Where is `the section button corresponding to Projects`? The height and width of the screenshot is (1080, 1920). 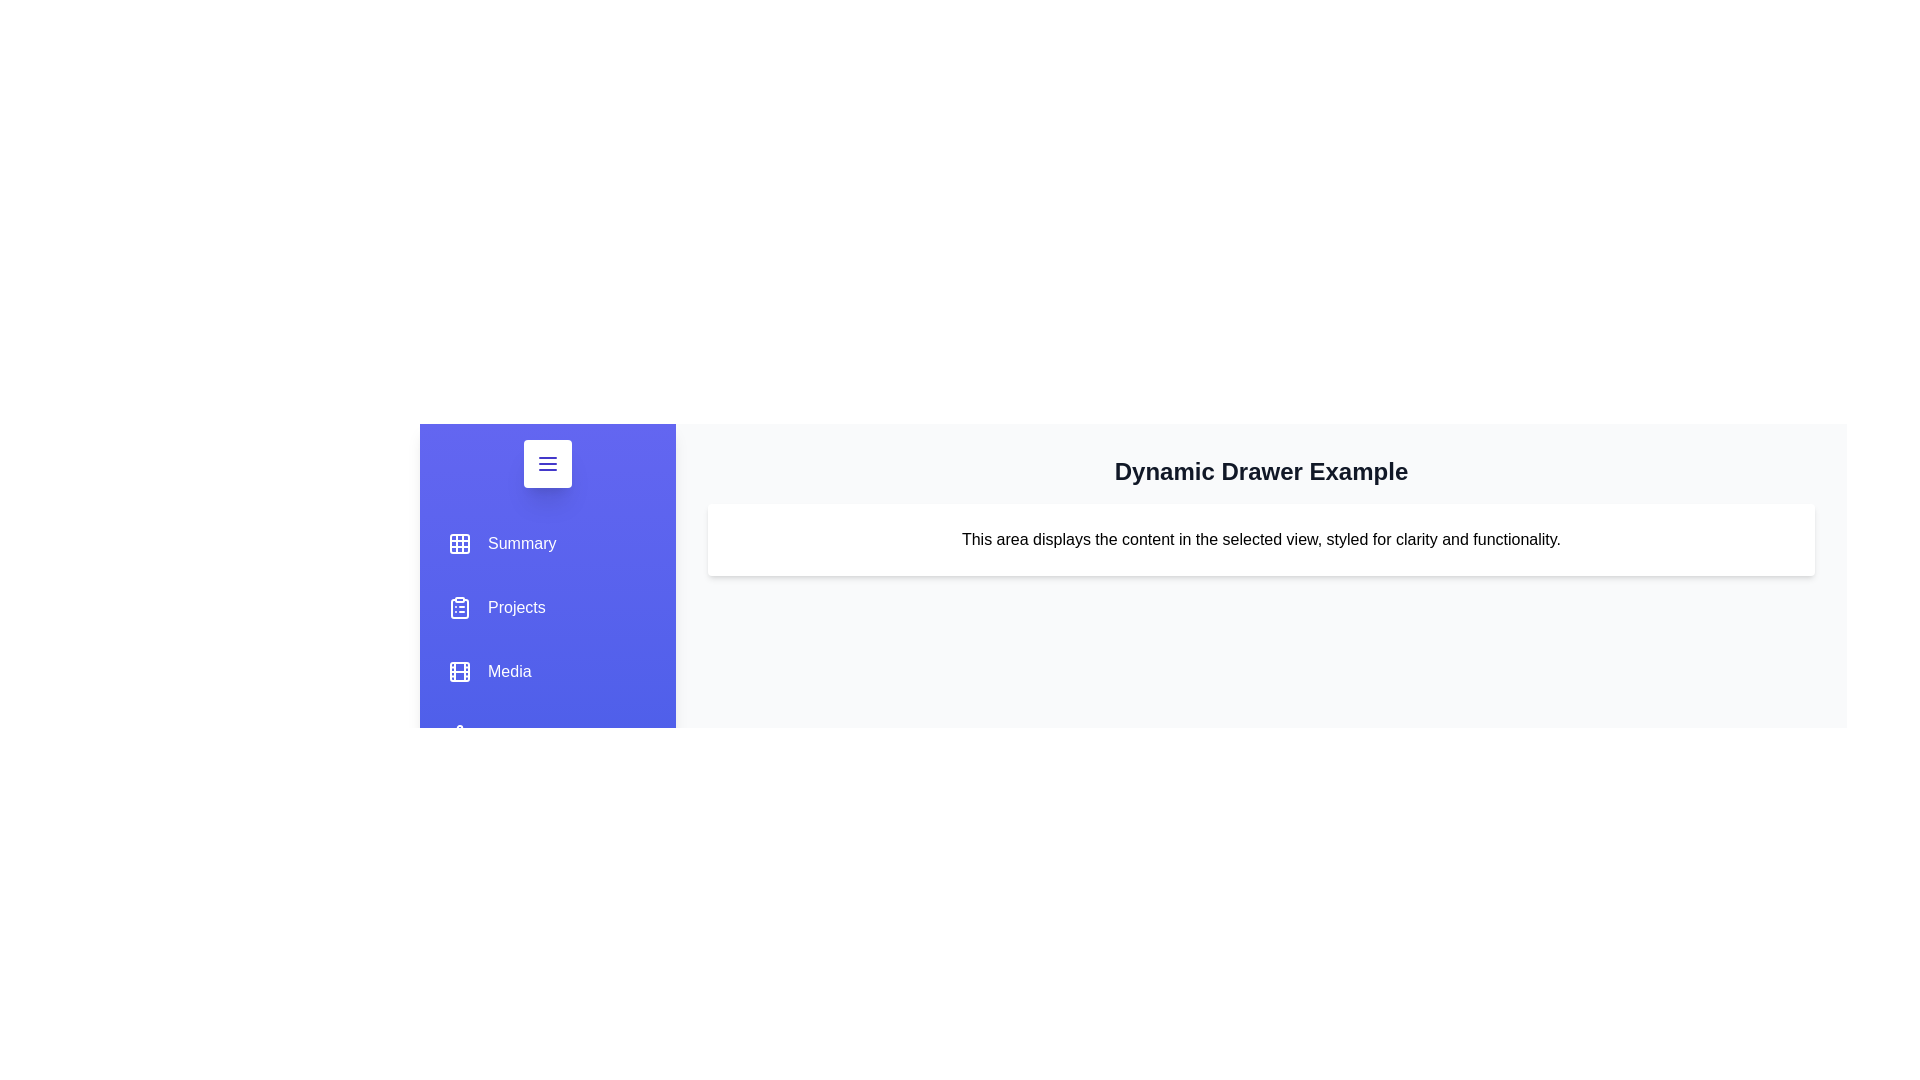
the section button corresponding to Projects is located at coordinates (497, 607).